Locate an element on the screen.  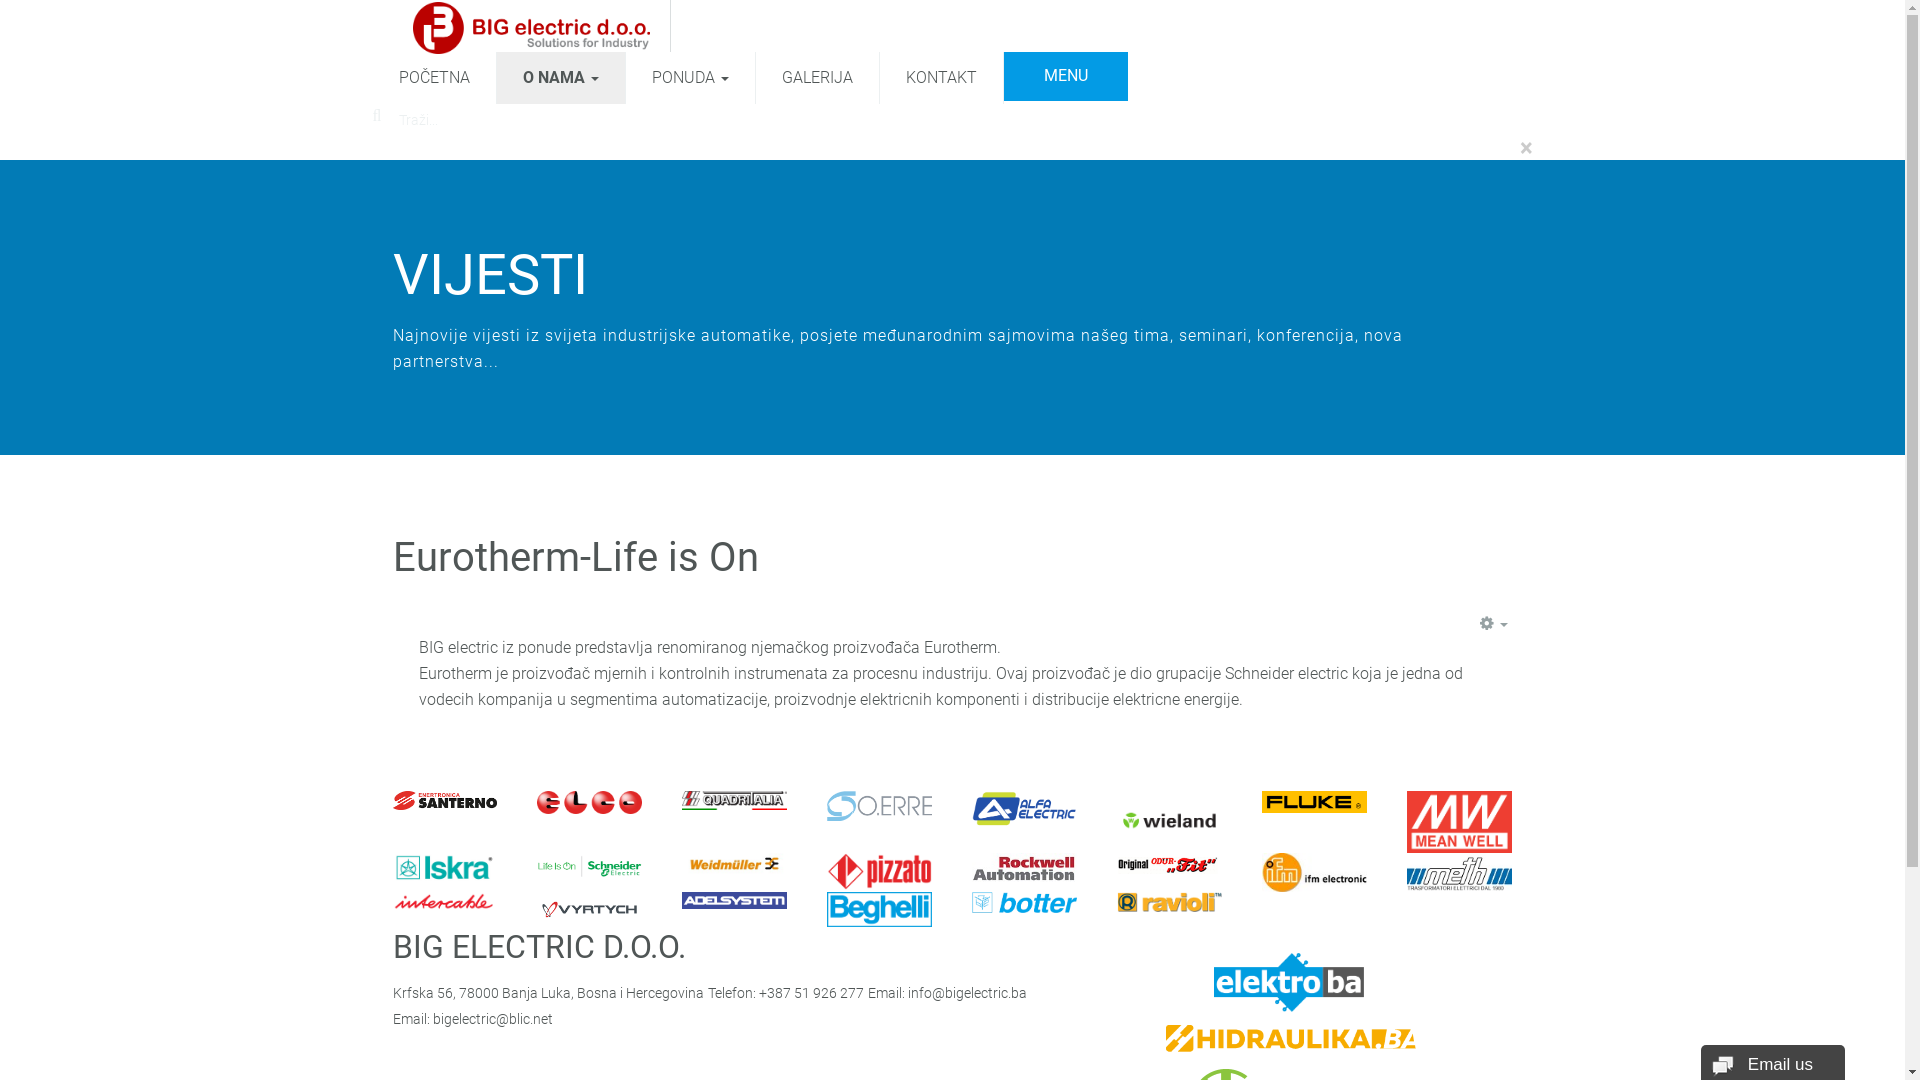
'Quadritalia' is located at coordinates (681, 799).